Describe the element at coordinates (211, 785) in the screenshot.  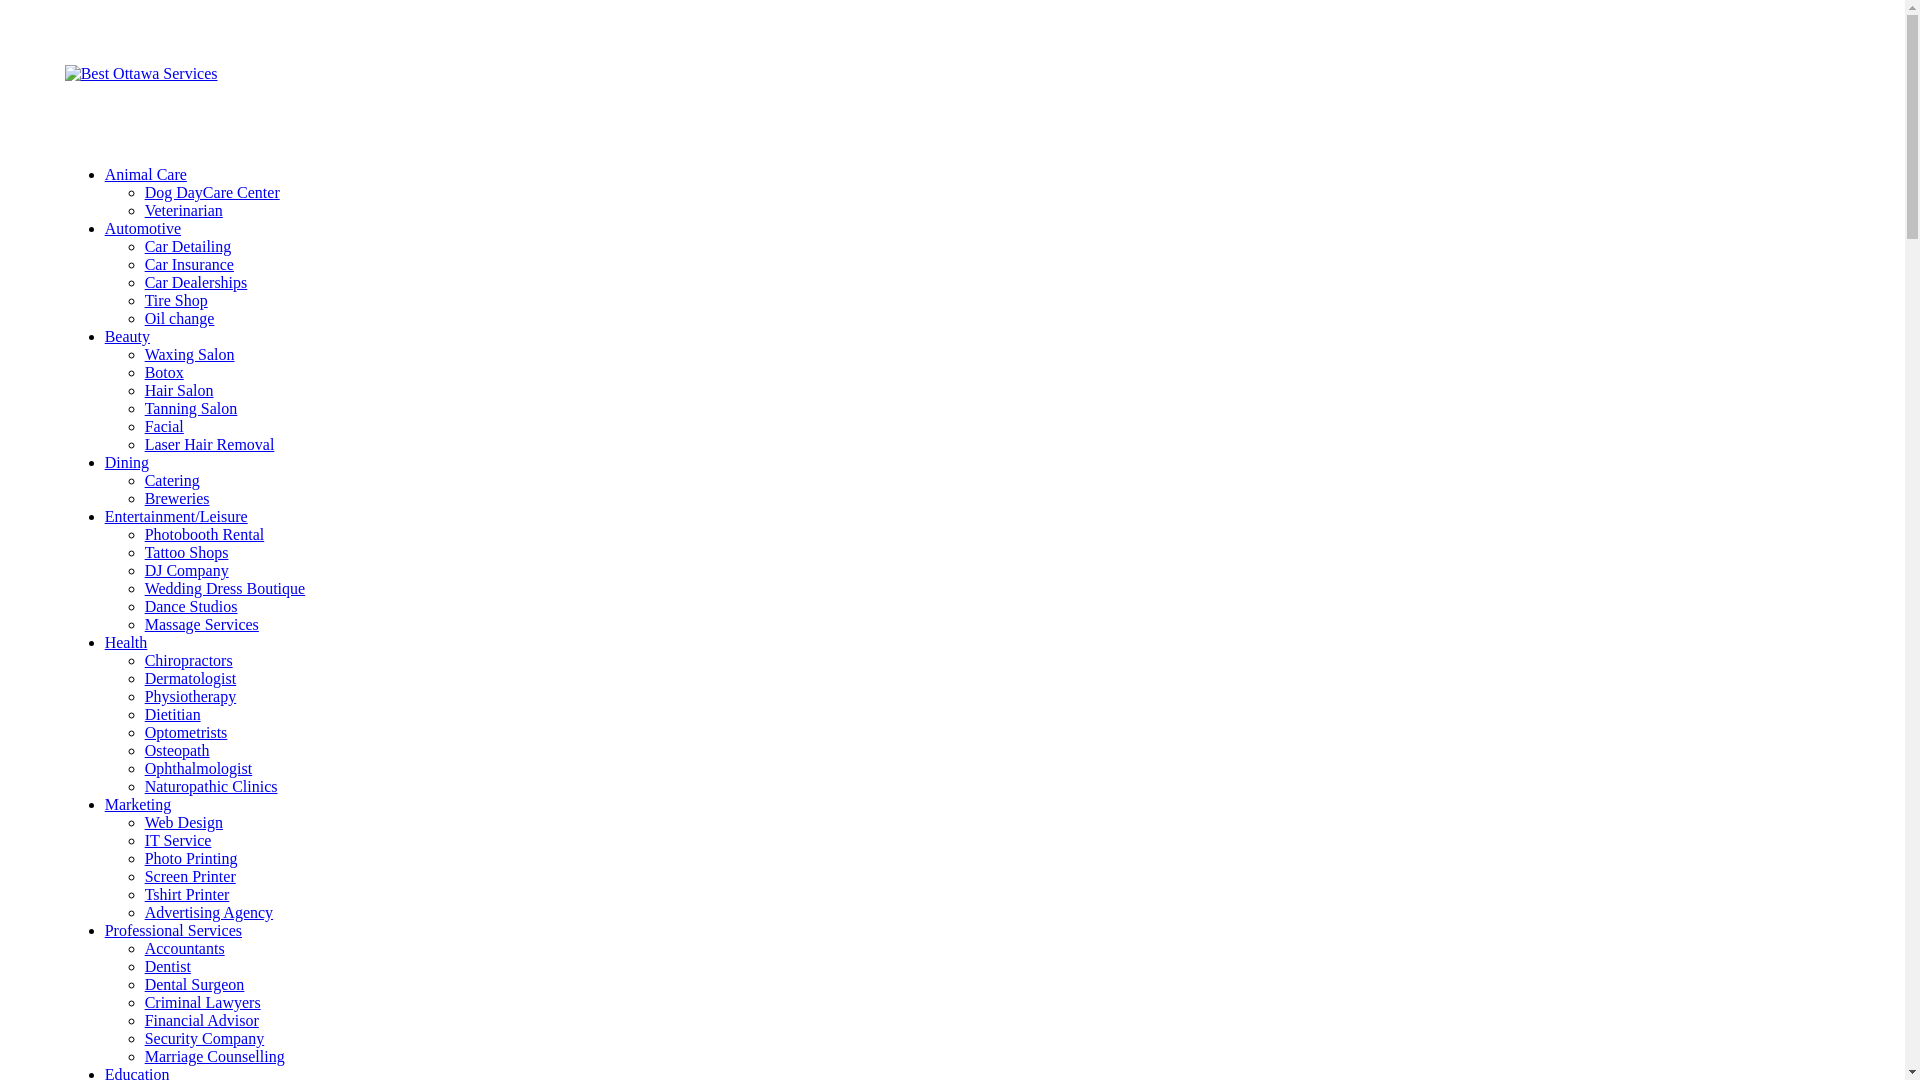
I see `'Naturopathic Clinics'` at that location.